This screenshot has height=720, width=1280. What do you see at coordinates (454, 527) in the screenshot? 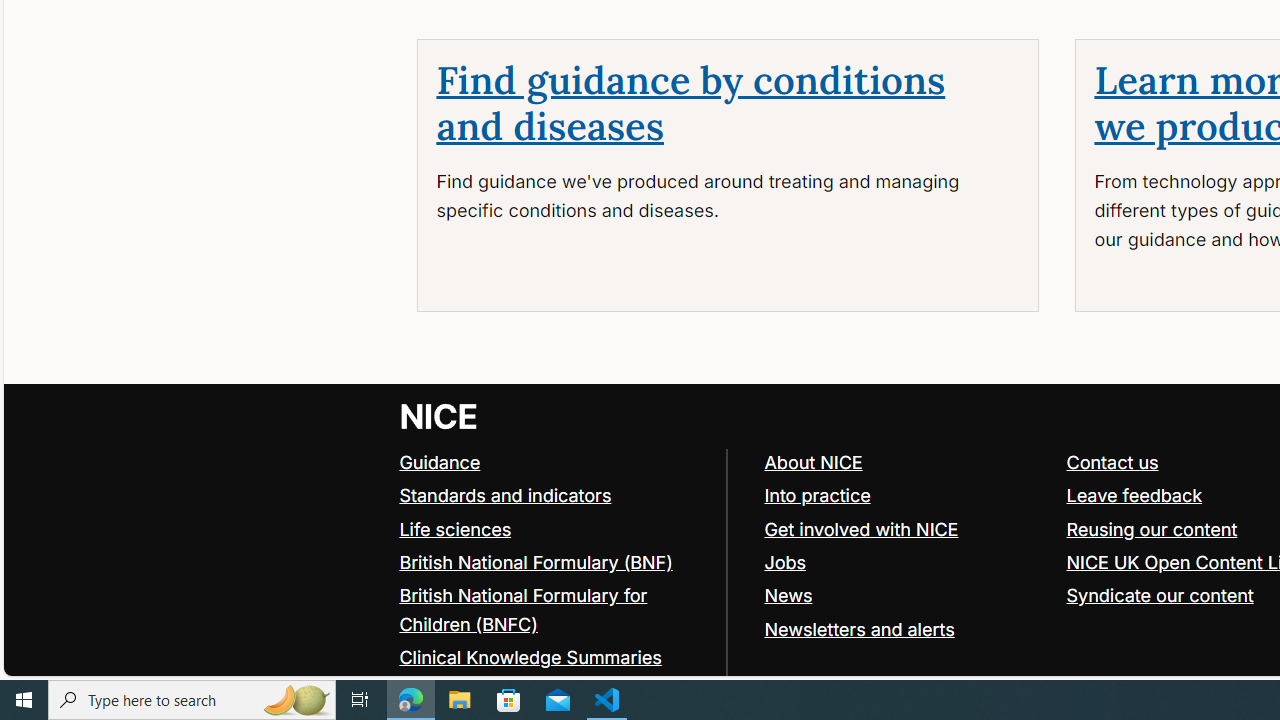
I see `'Life sciences'` at bounding box center [454, 527].